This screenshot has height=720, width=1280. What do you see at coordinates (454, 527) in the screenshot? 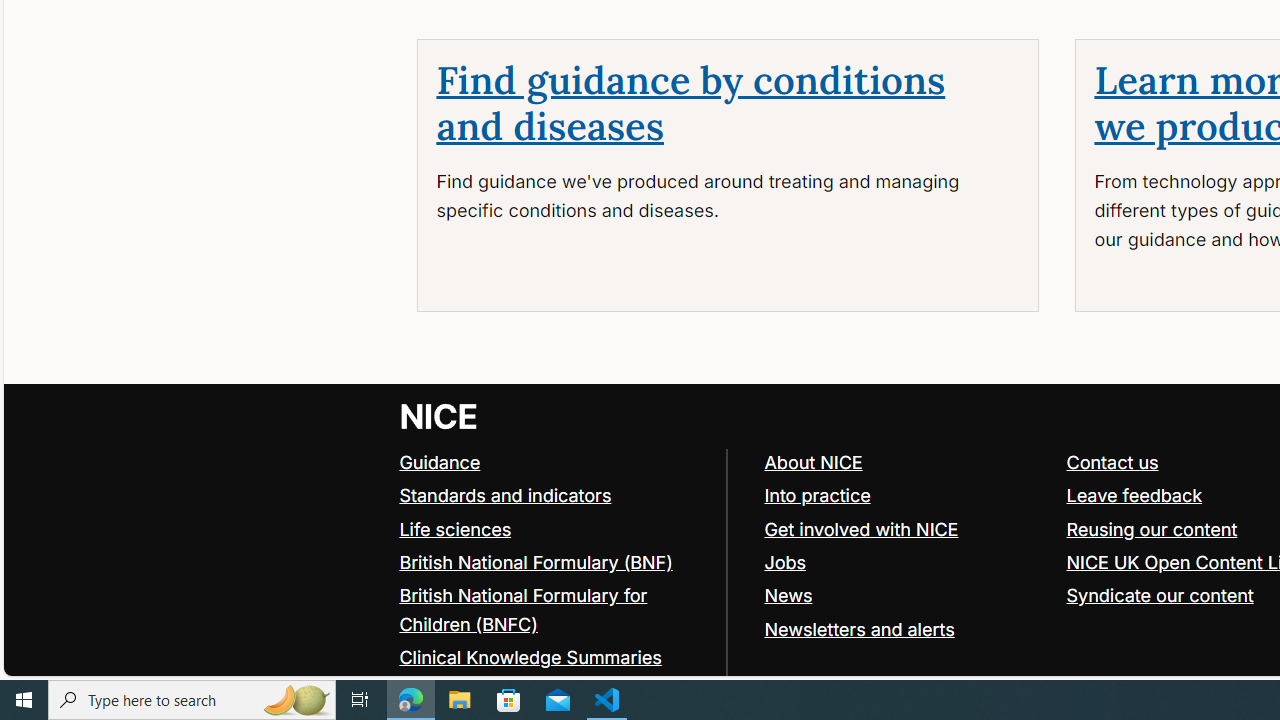
I see `'Life sciences'` at bounding box center [454, 527].